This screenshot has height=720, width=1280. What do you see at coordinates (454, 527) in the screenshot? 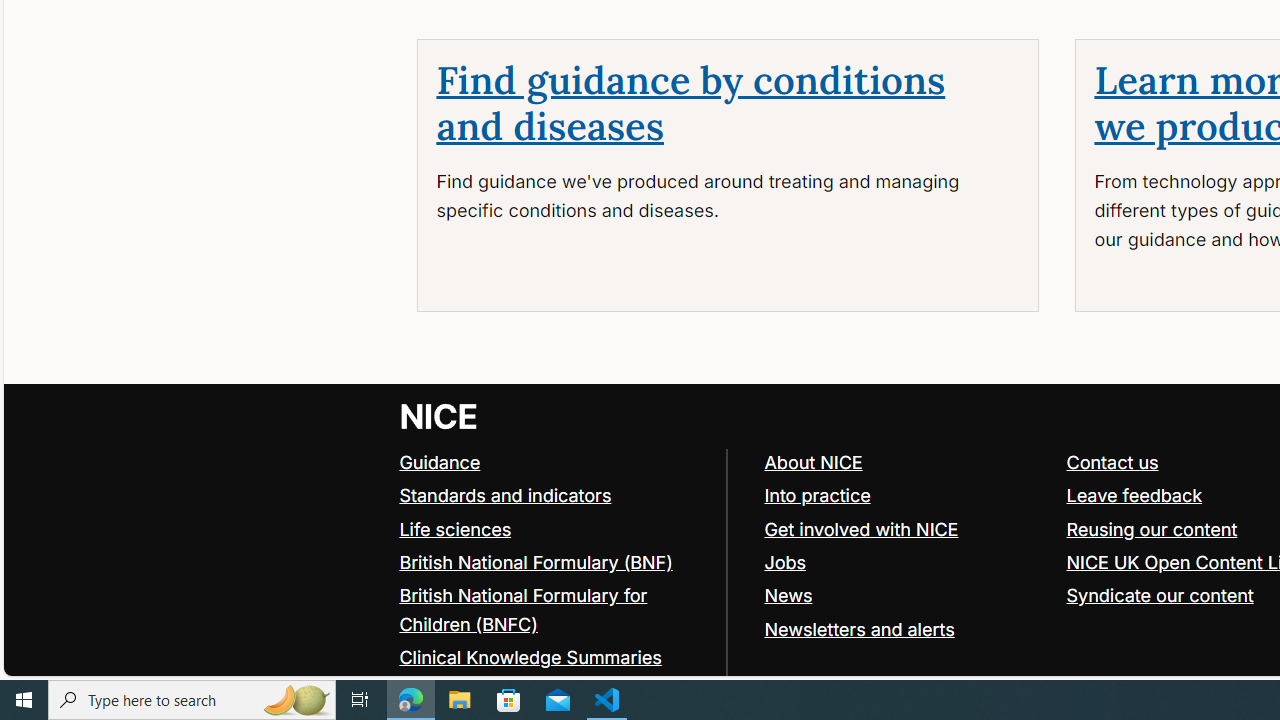
I see `'Life sciences'` at bounding box center [454, 527].